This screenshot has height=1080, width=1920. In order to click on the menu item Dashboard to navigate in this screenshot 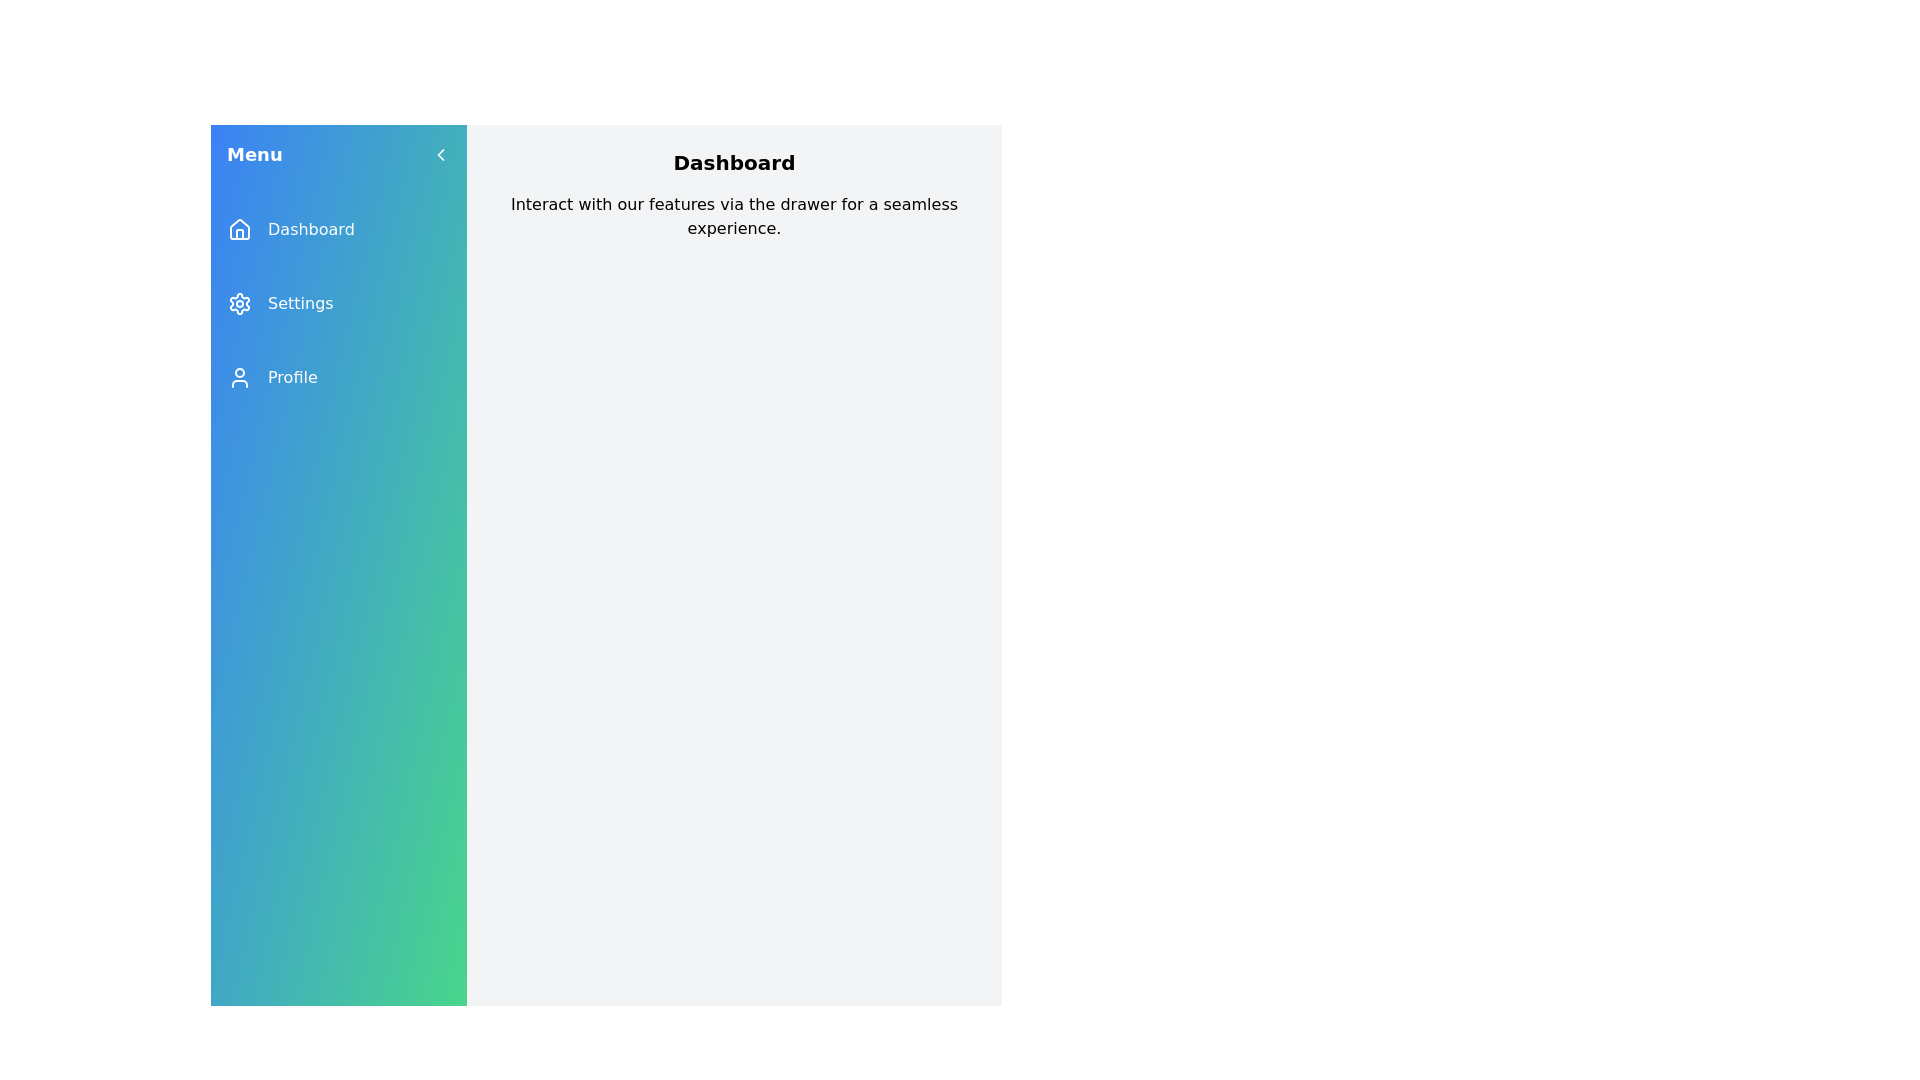, I will do `click(339, 229)`.